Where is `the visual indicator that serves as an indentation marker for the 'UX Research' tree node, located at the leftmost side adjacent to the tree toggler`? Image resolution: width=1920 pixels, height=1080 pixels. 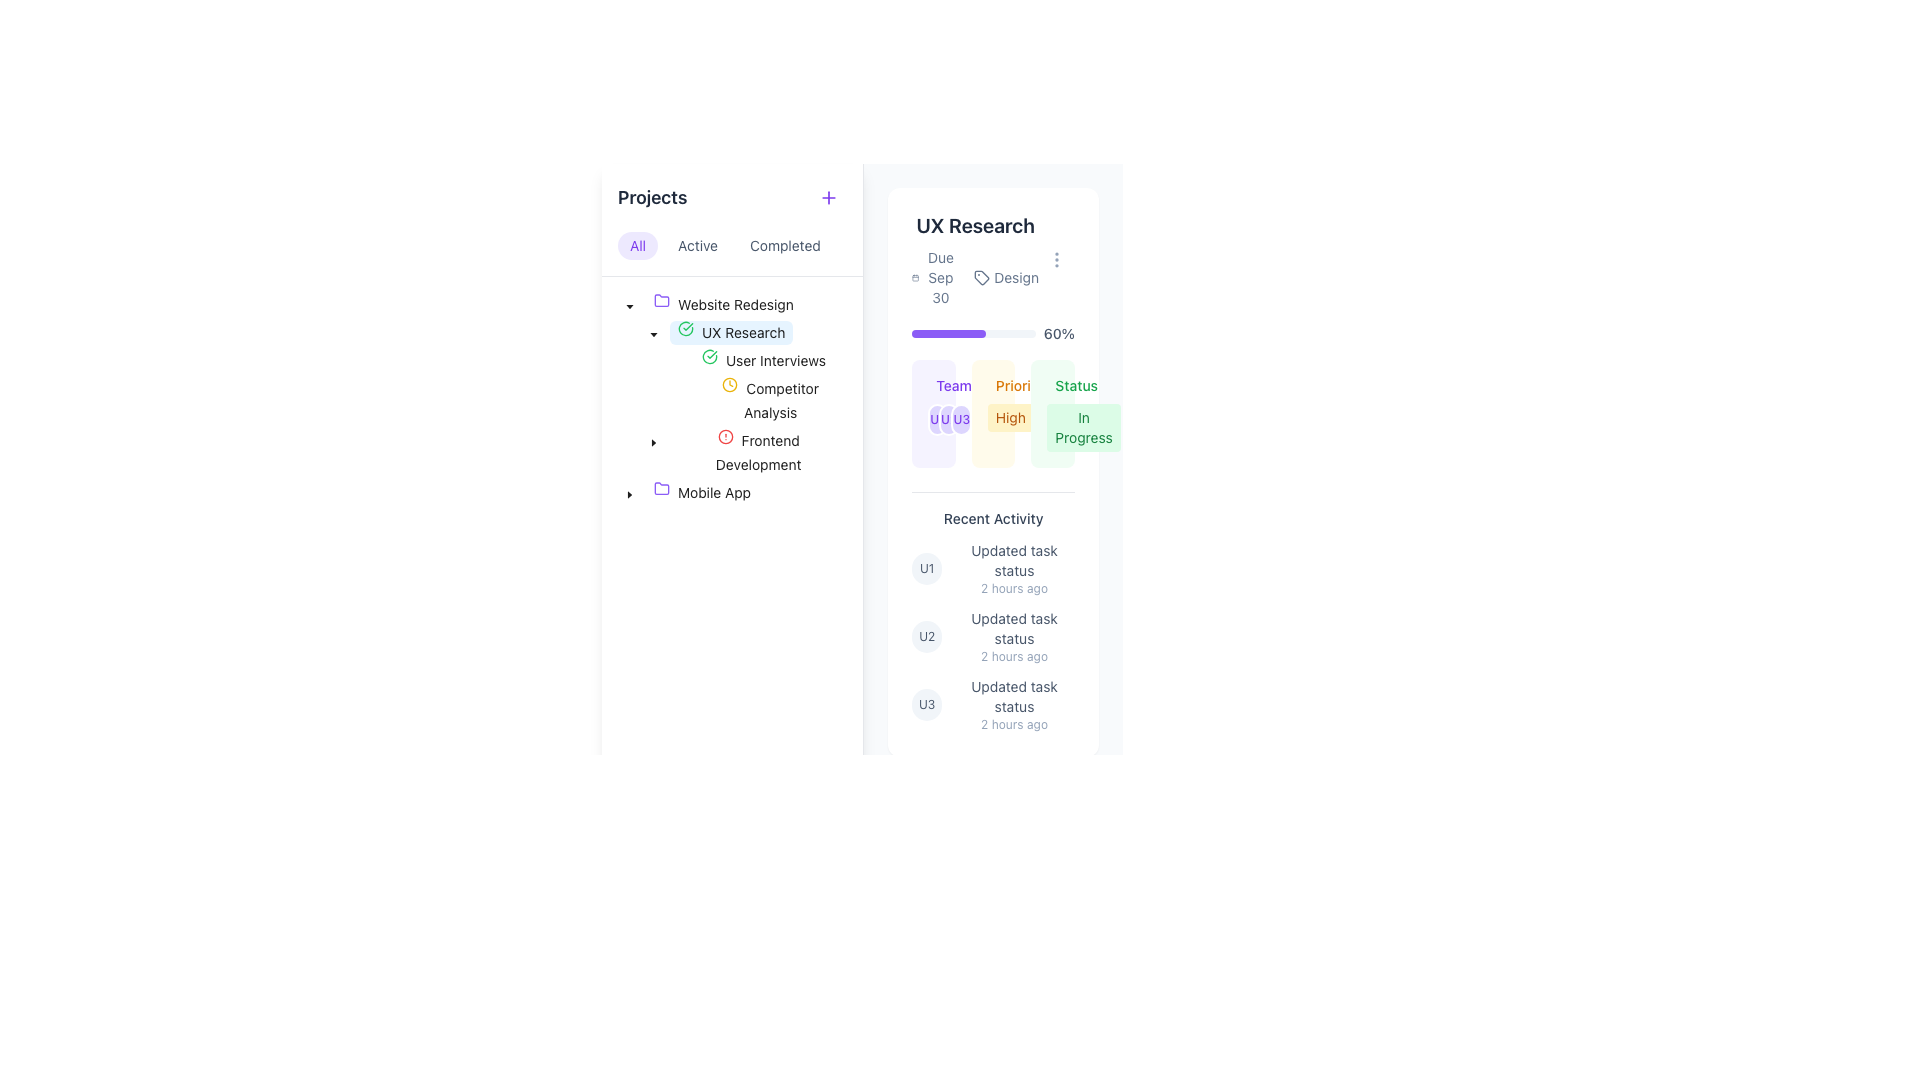
the visual indicator that serves as an indentation marker for the 'UX Research' tree node, located at the leftmost side adjacent to the tree toggler is located at coordinates (628, 331).